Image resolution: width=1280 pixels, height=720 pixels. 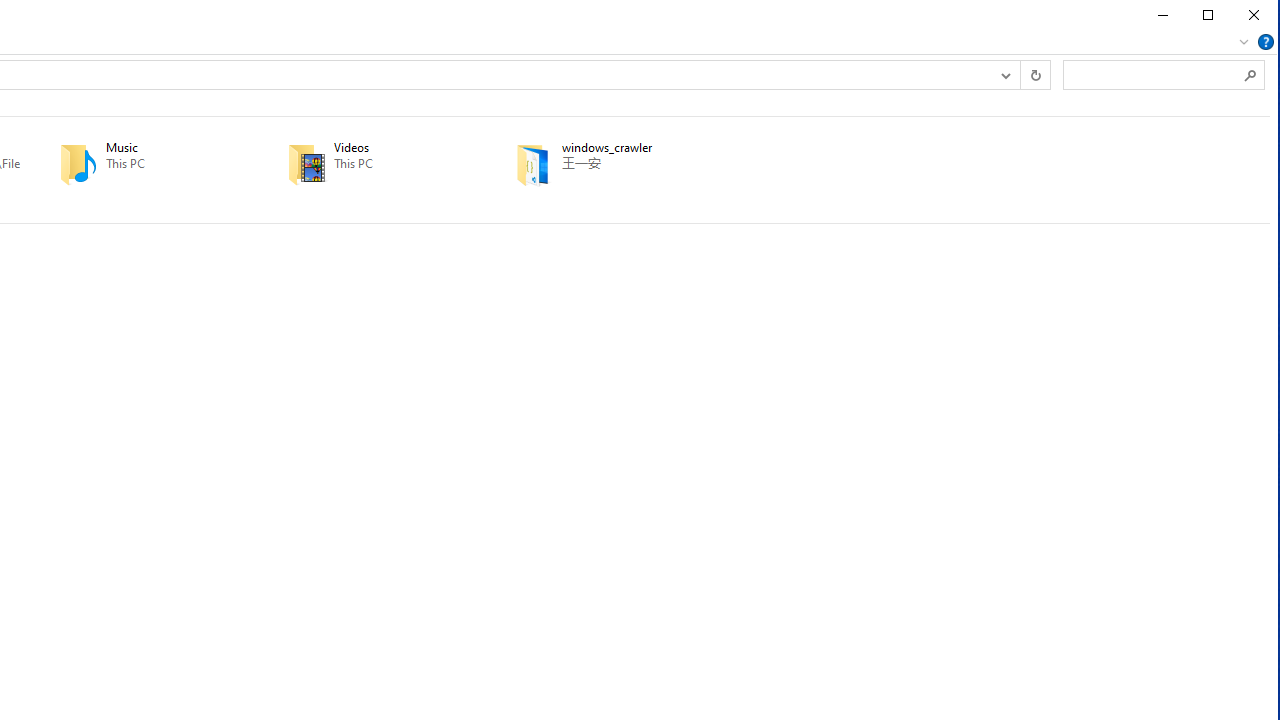 What do you see at coordinates (144, 163) in the screenshot?
I see `'Music'` at bounding box center [144, 163].